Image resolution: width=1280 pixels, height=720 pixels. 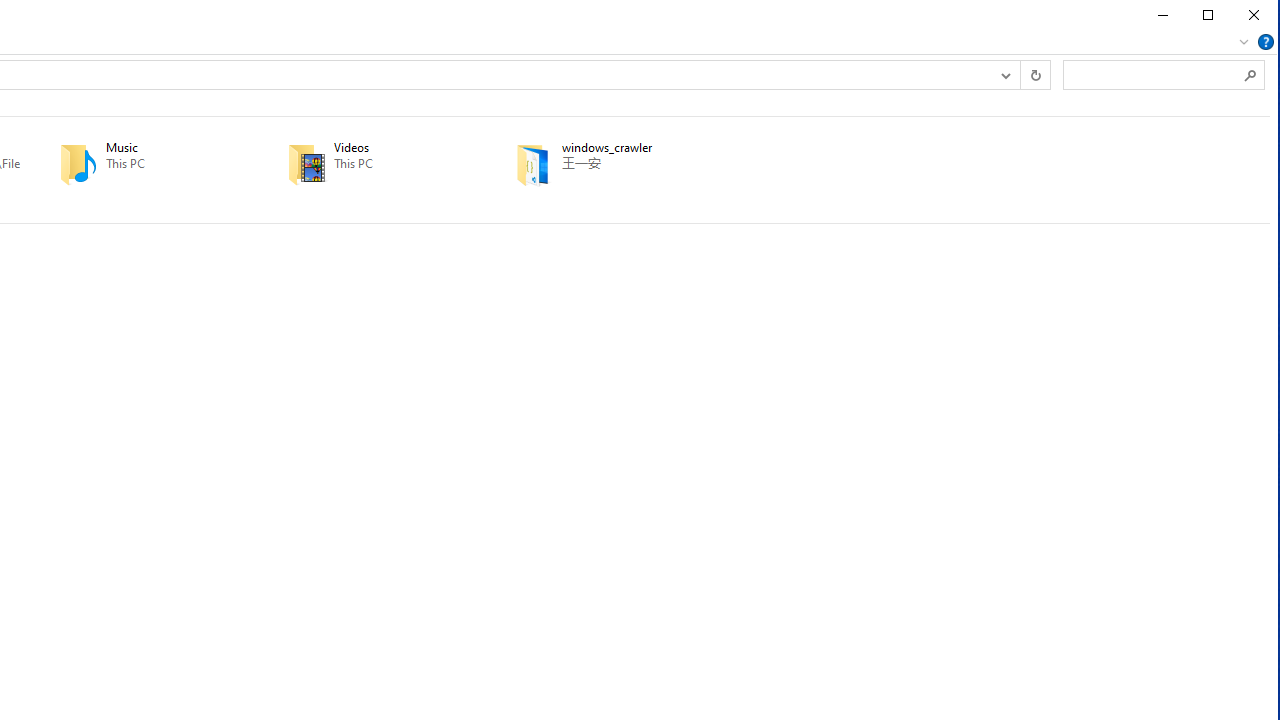 What do you see at coordinates (144, 163) in the screenshot?
I see `'Music'` at bounding box center [144, 163].